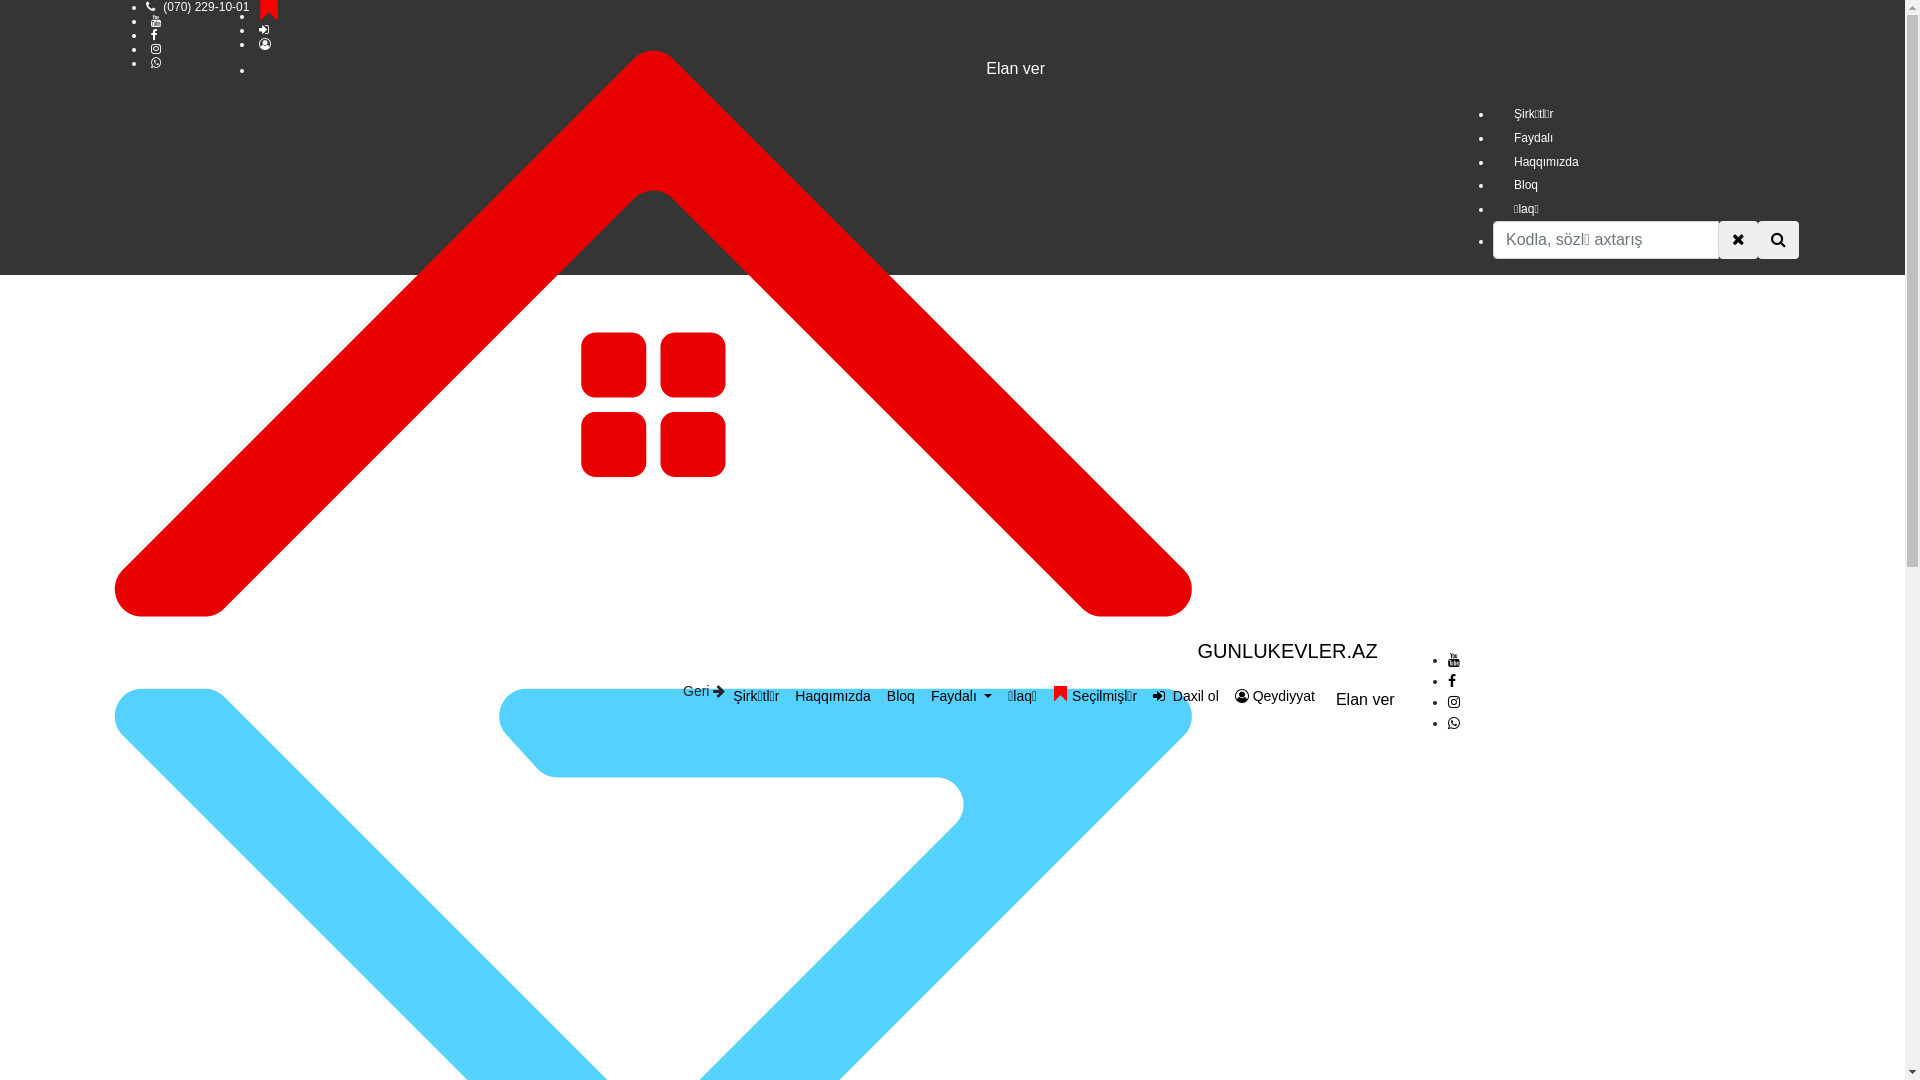  Describe the element at coordinates (1451, 680) in the screenshot. I see `'Facebook'` at that location.